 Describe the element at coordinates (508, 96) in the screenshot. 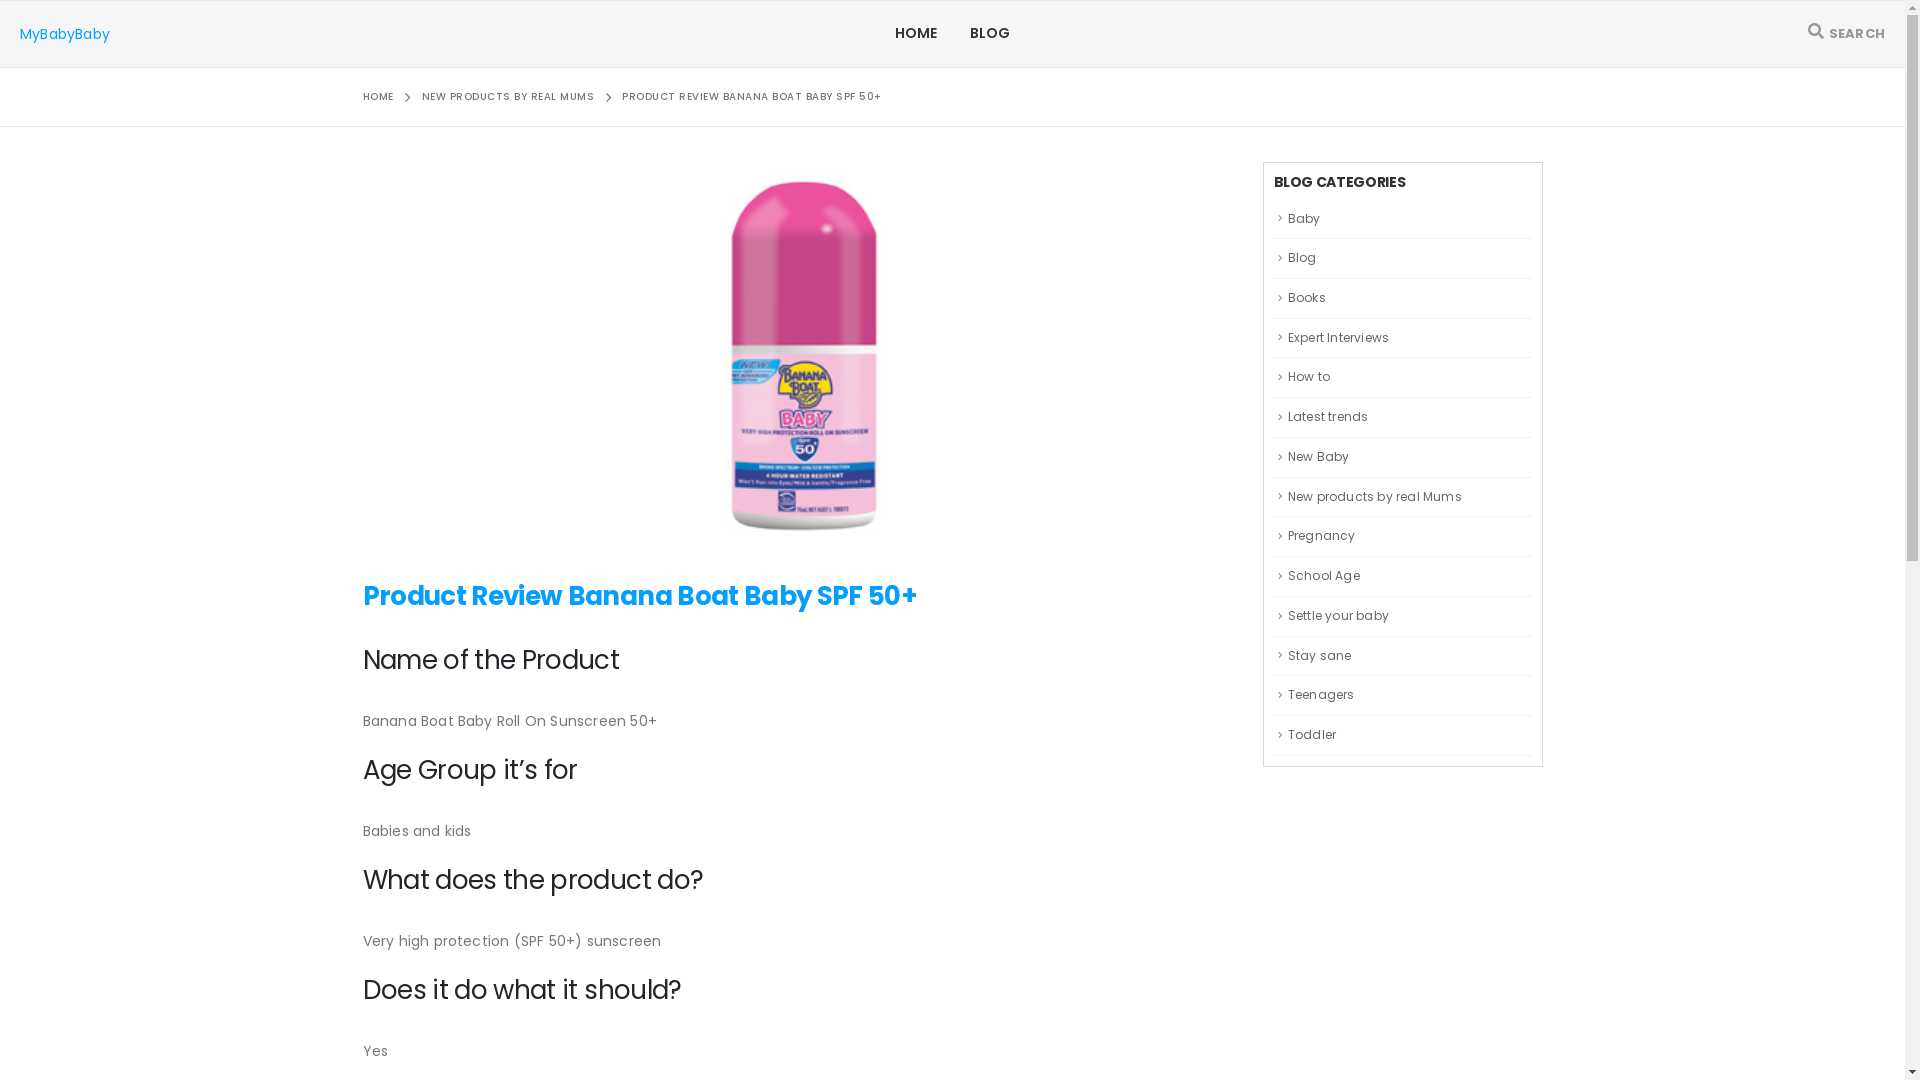

I see `'NEW PRODUCTS BY REAL MUMS'` at that location.